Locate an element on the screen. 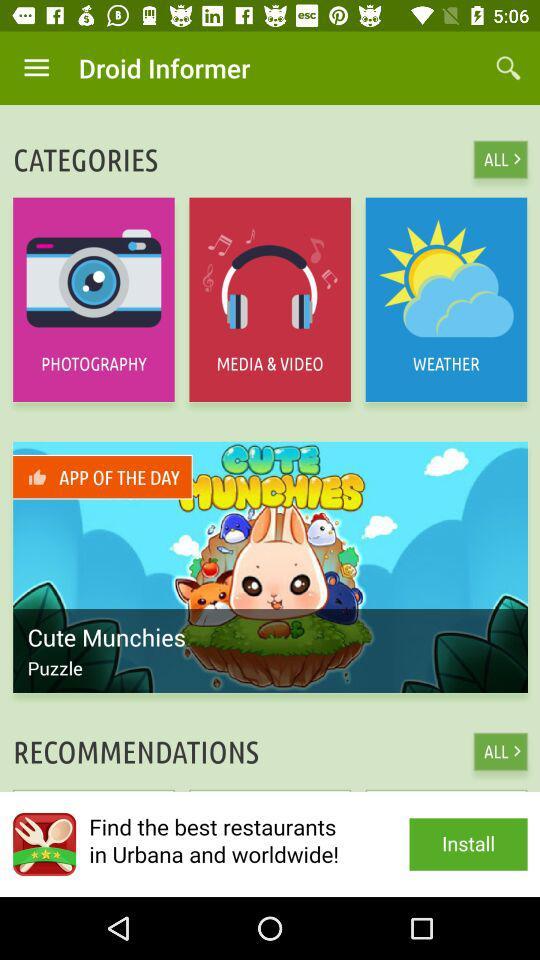  install the app is located at coordinates (270, 843).